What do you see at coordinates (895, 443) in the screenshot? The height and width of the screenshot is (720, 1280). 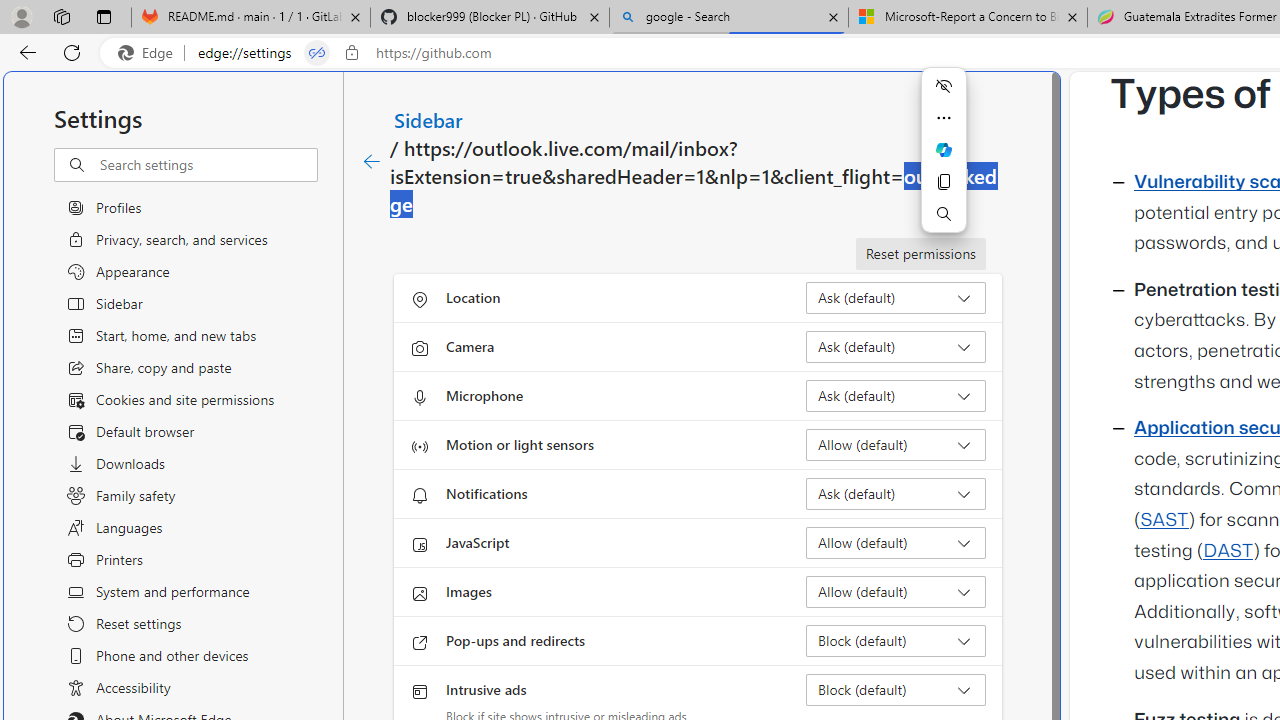 I see `'Motion or light sensors Allow (default)'` at bounding box center [895, 443].